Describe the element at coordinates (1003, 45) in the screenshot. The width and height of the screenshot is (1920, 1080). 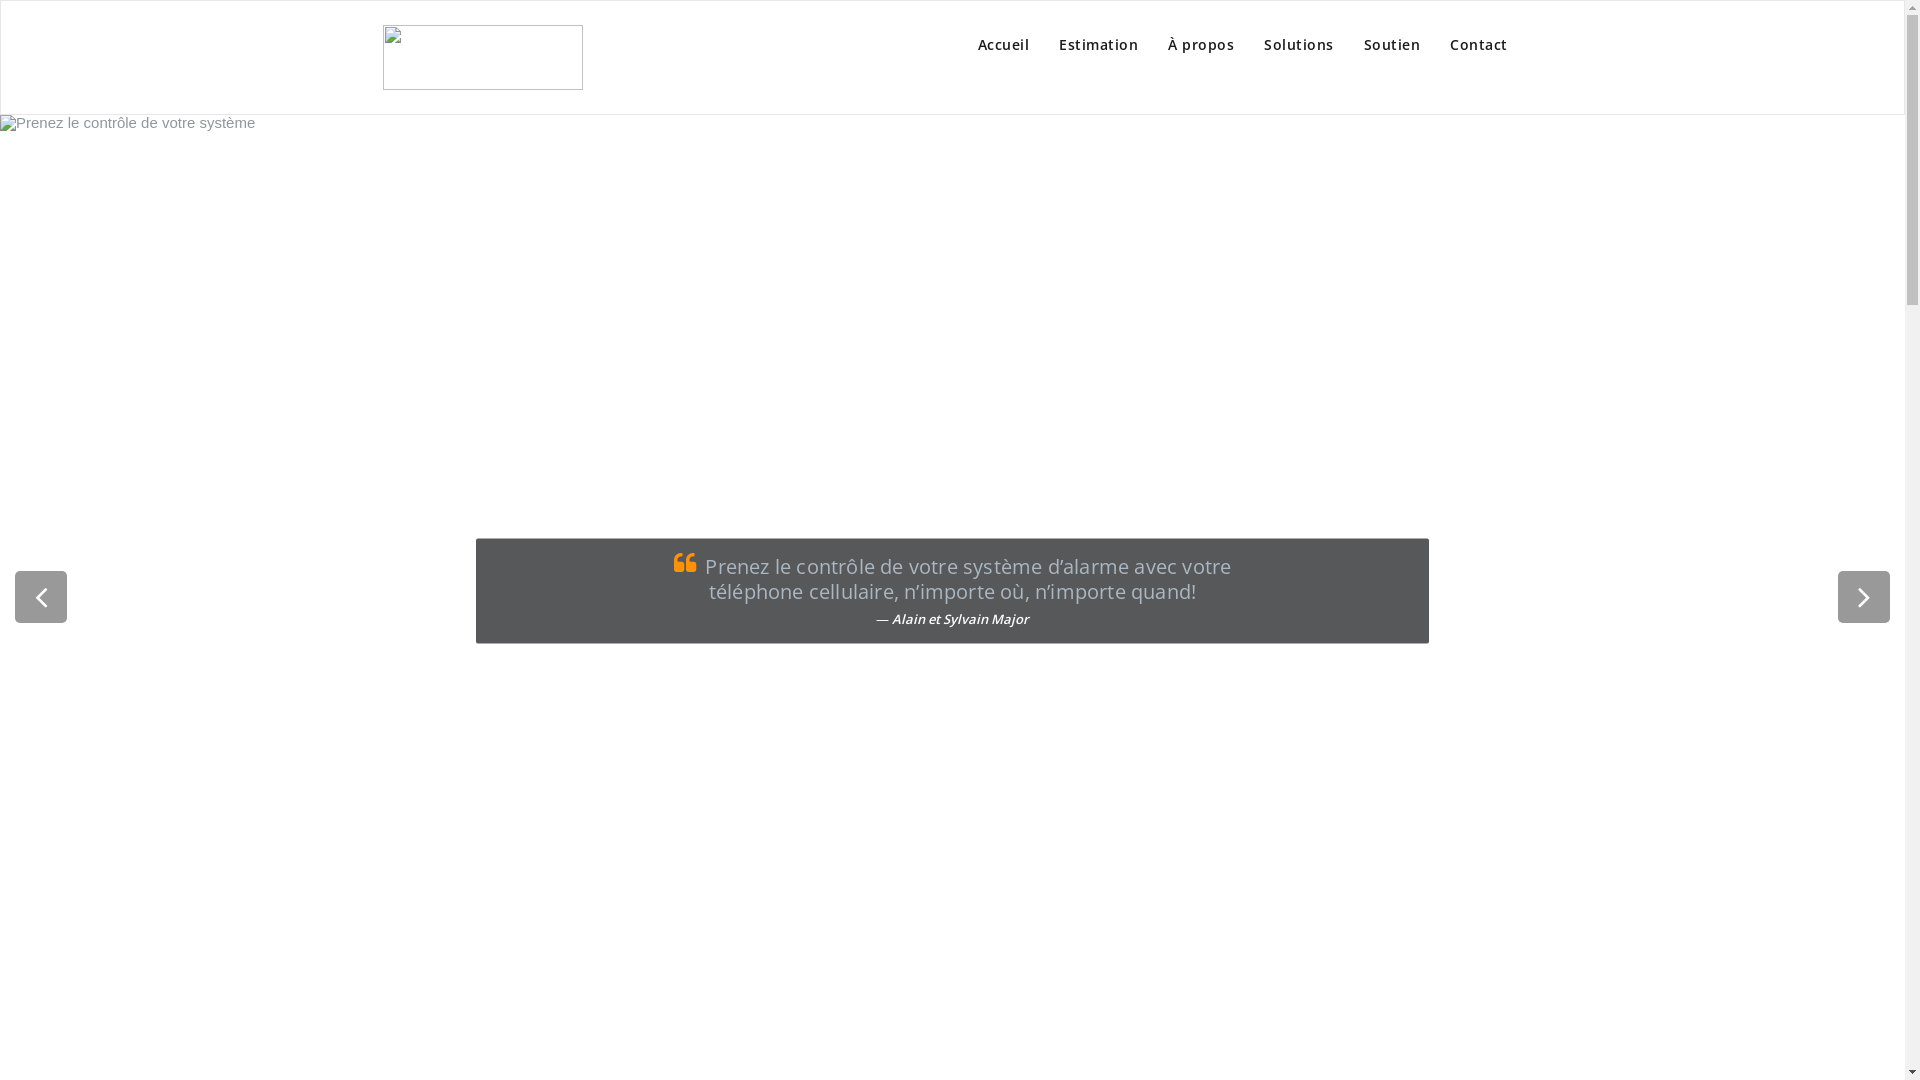
I see `'Accueil'` at that location.